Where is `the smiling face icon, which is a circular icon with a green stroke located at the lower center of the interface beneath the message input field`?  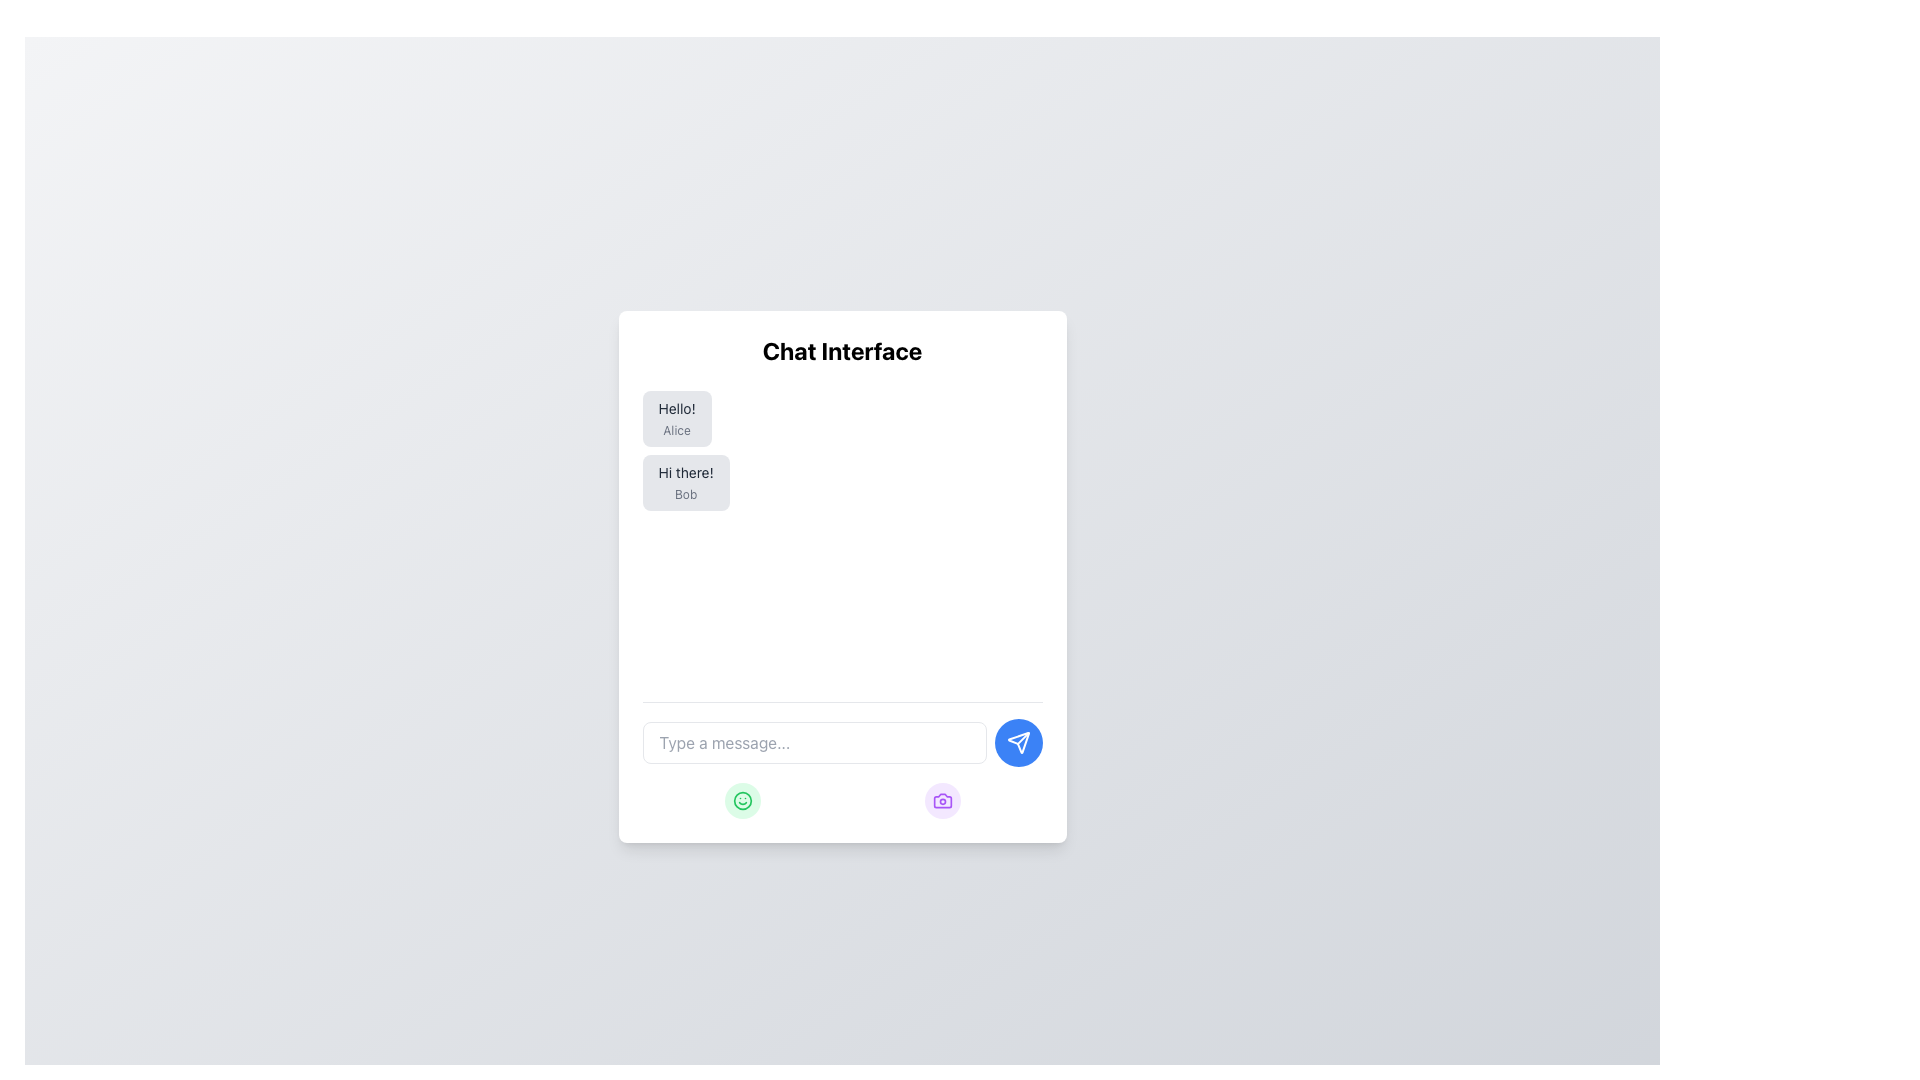
the smiling face icon, which is a circular icon with a green stroke located at the lower center of the interface beneath the message input field is located at coordinates (741, 800).